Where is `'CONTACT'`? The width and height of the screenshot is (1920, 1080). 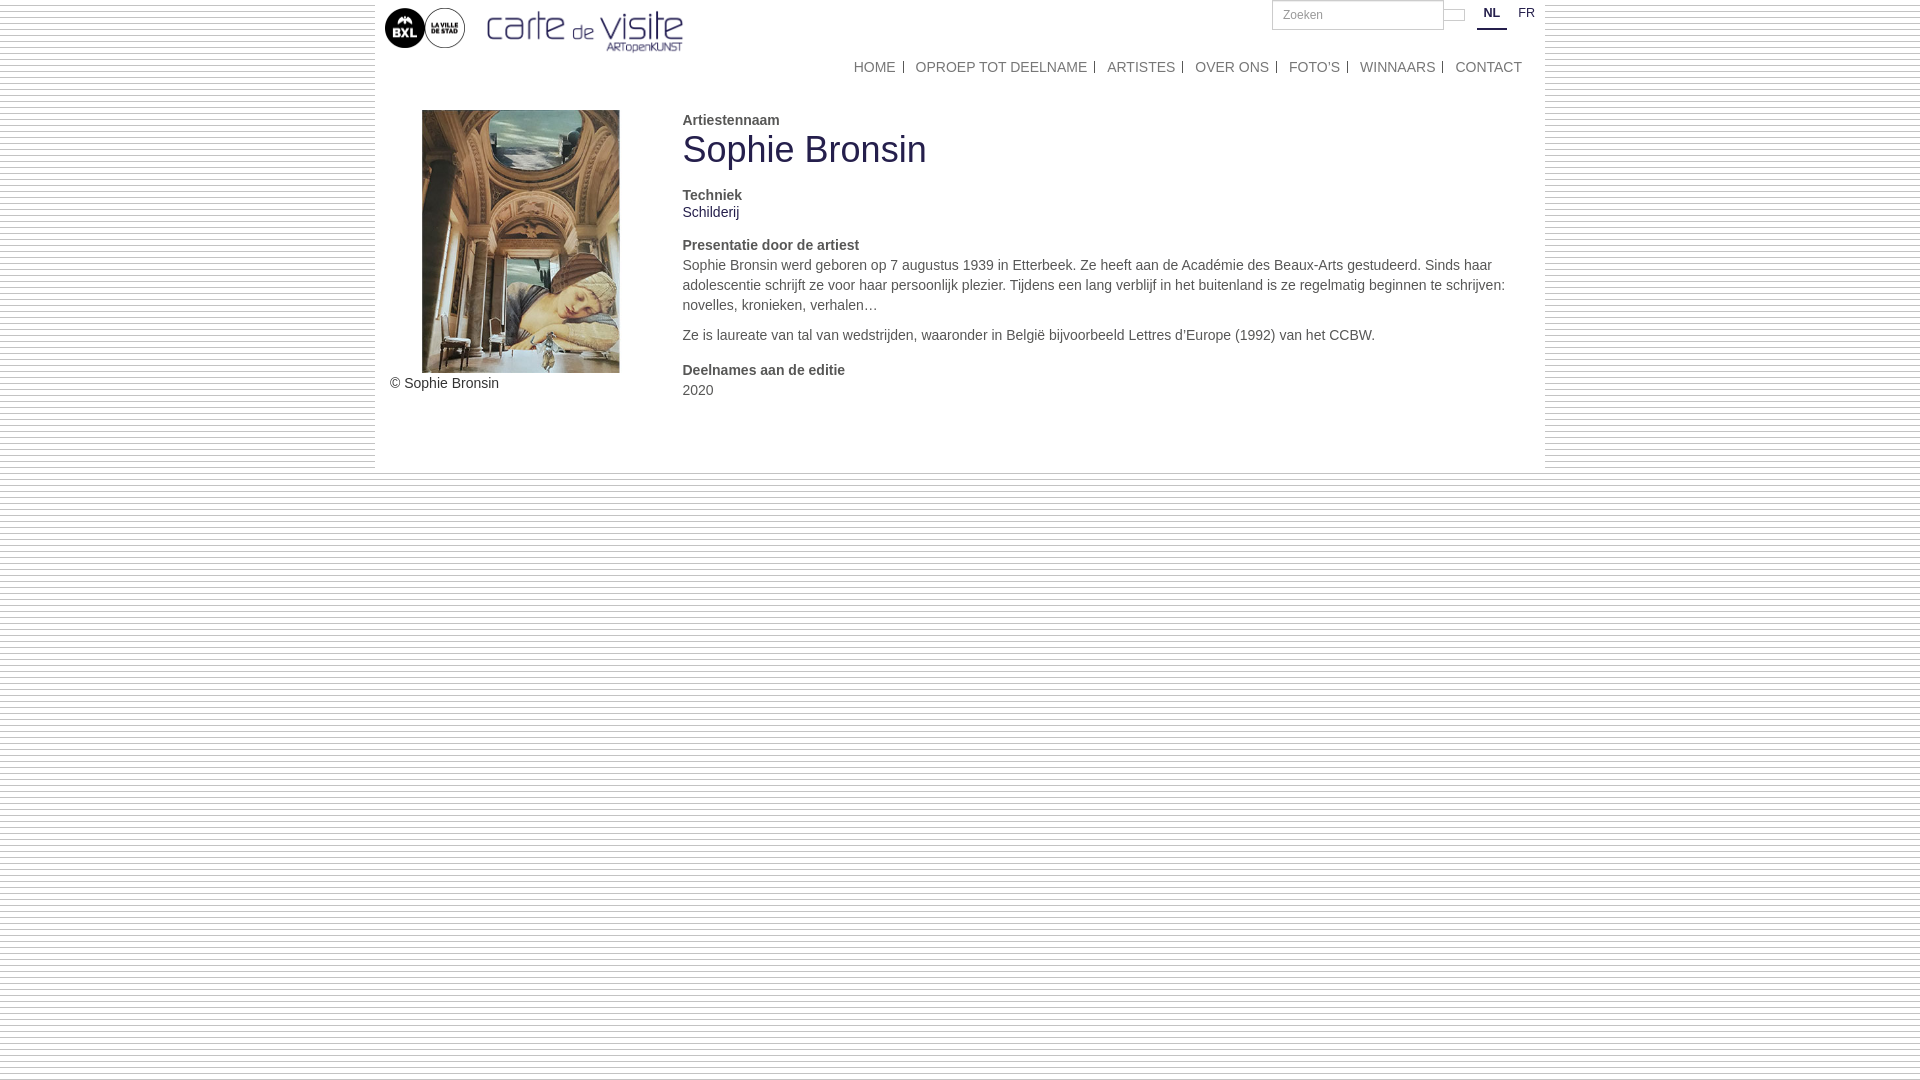
'CONTACT' is located at coordinates (1446, 65).